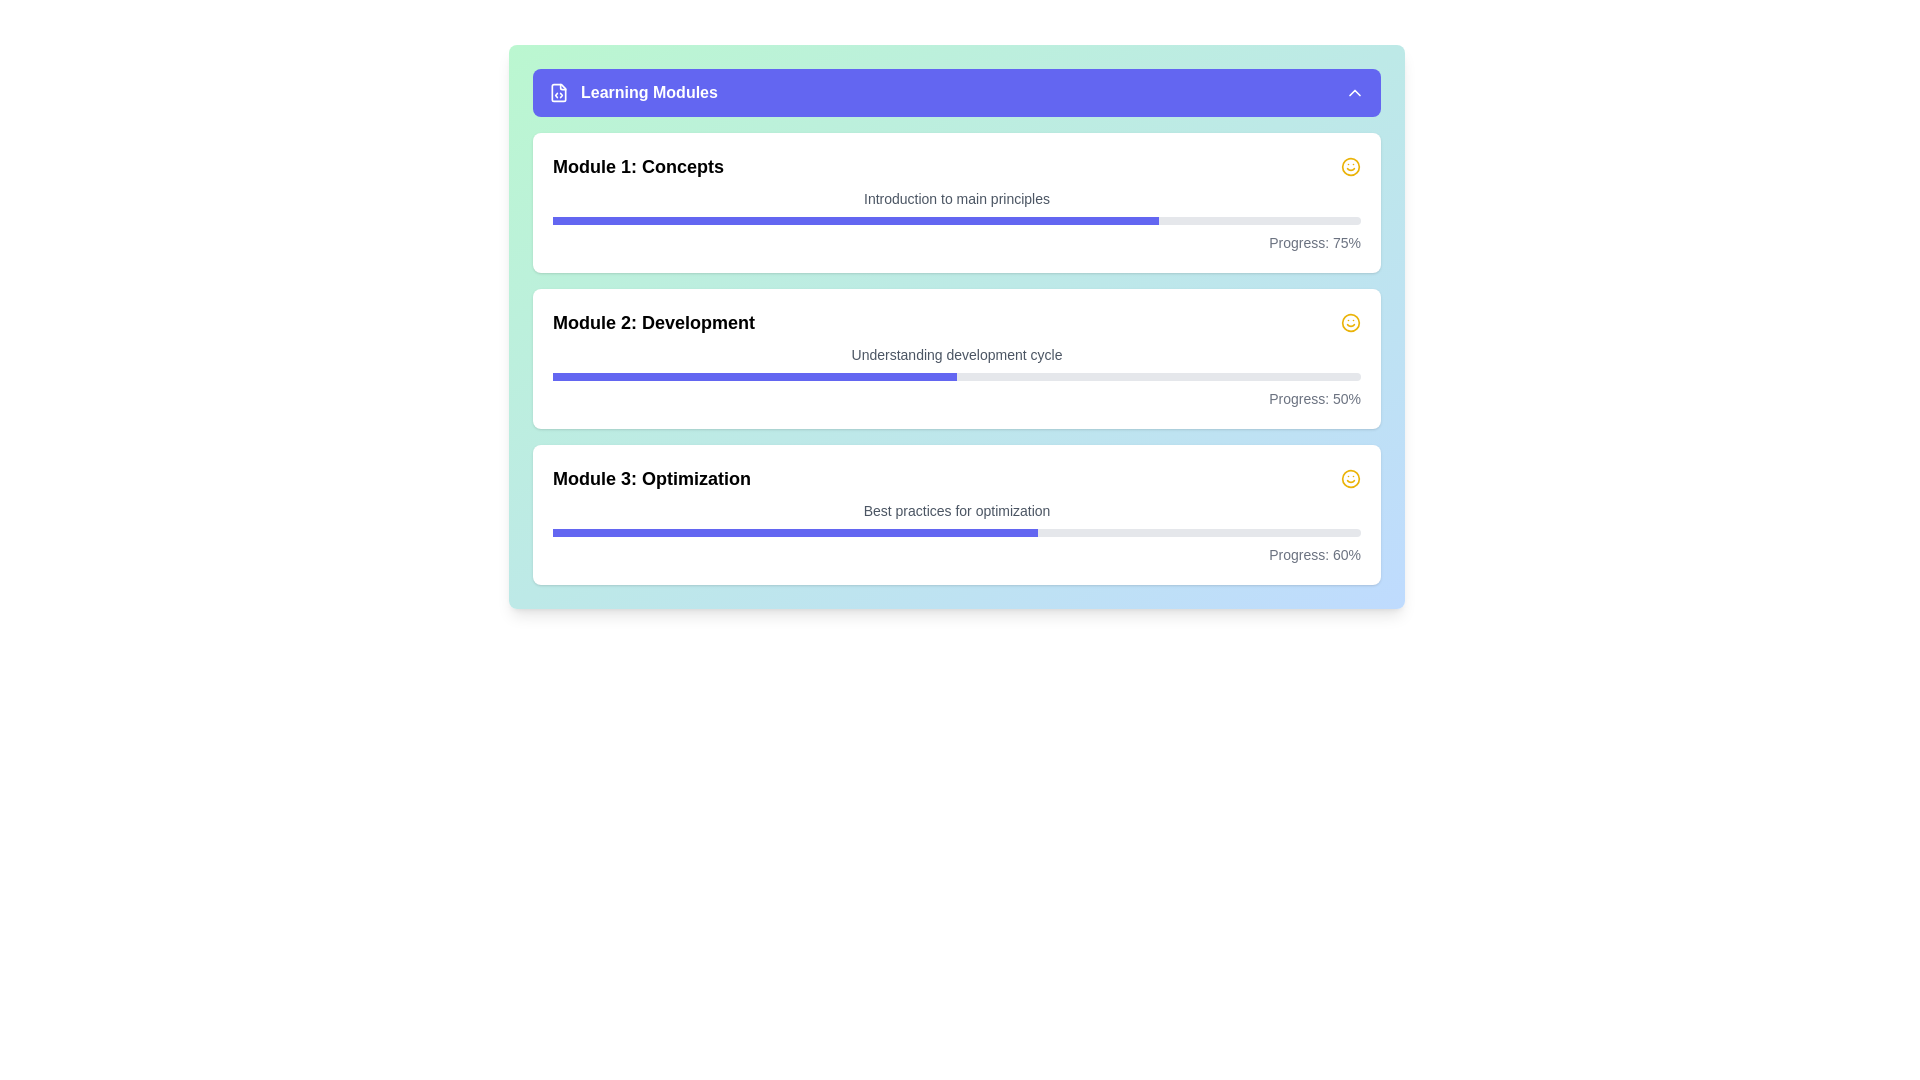  What do you see at coordinates (1350, 478) in the screenshot?
I see `the small smiling face icon styled in yellow with a circular outline, located in the top-right corner of the 'Module 3: Optimization' section, aligned with the section's title` at bounding box center [1350, 478].